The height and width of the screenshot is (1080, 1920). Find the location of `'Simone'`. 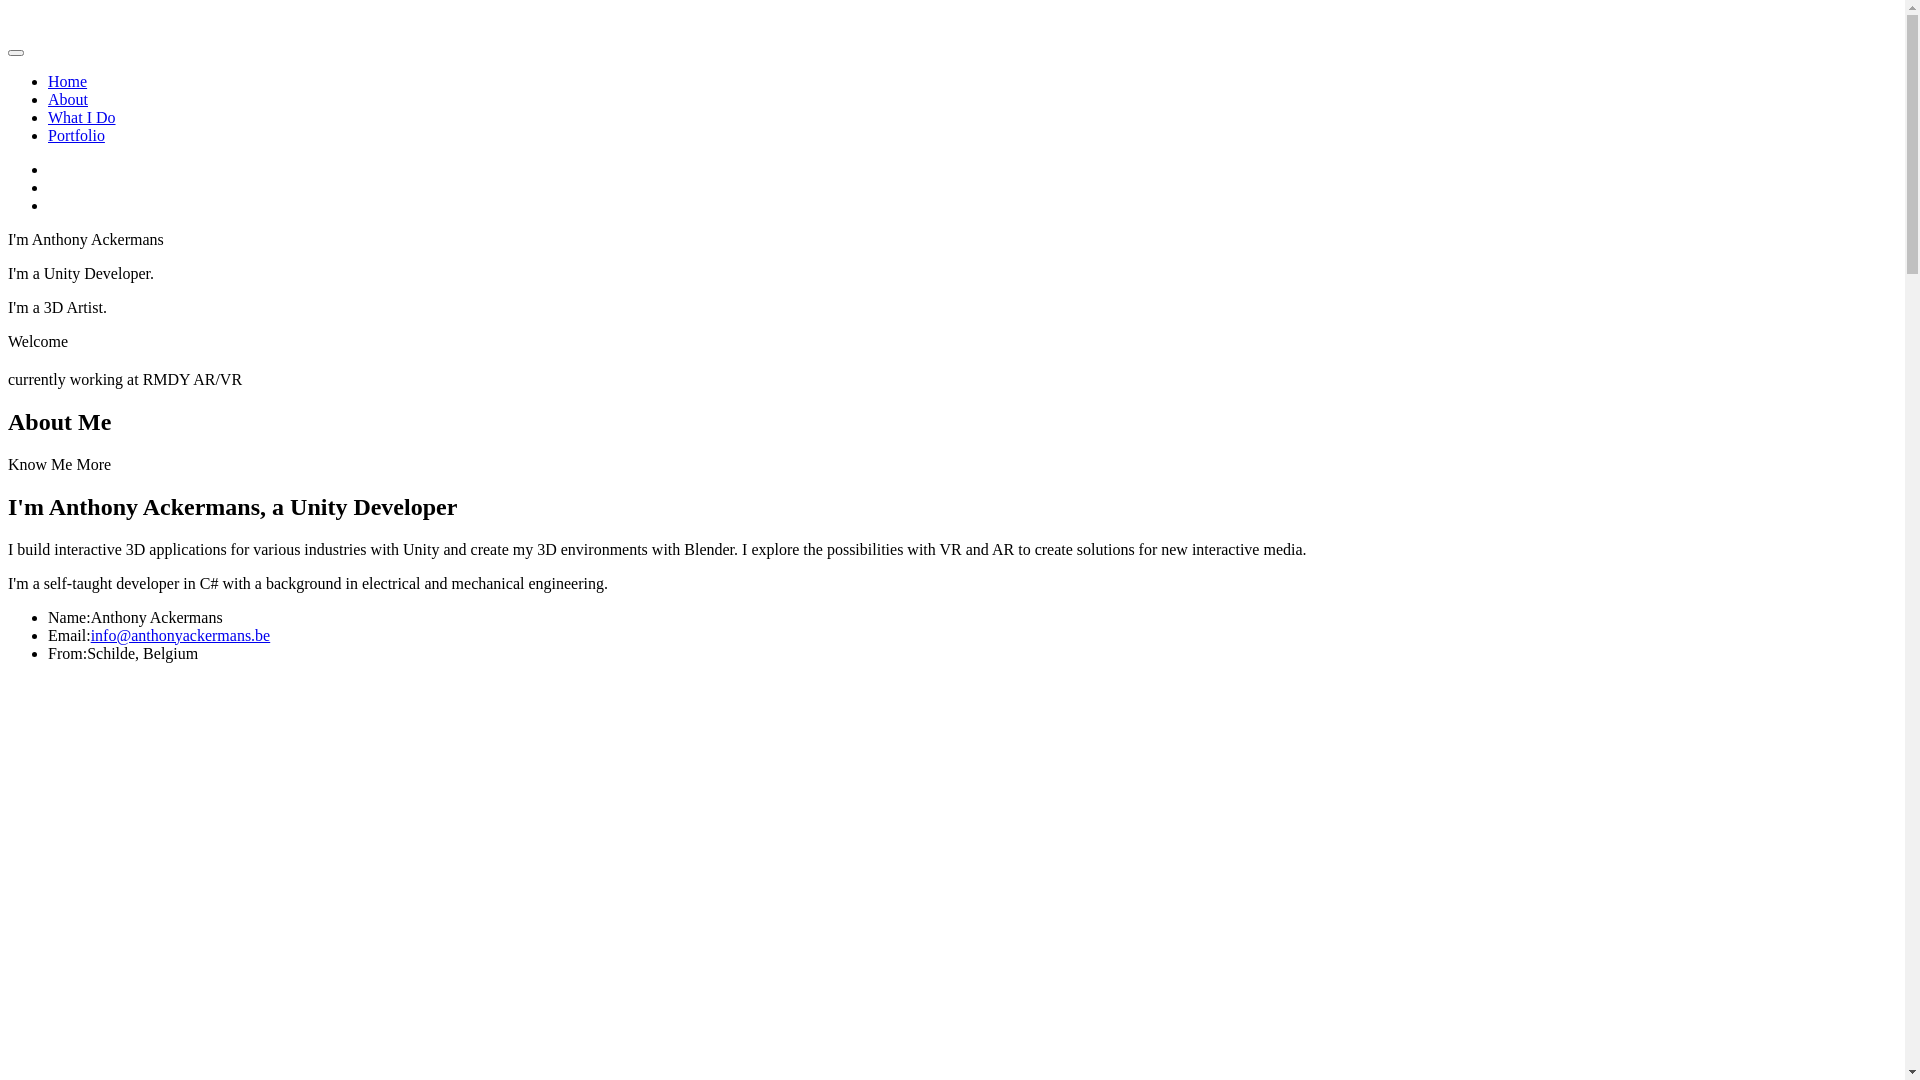

'Simone' is located at coordinates (173, 29).